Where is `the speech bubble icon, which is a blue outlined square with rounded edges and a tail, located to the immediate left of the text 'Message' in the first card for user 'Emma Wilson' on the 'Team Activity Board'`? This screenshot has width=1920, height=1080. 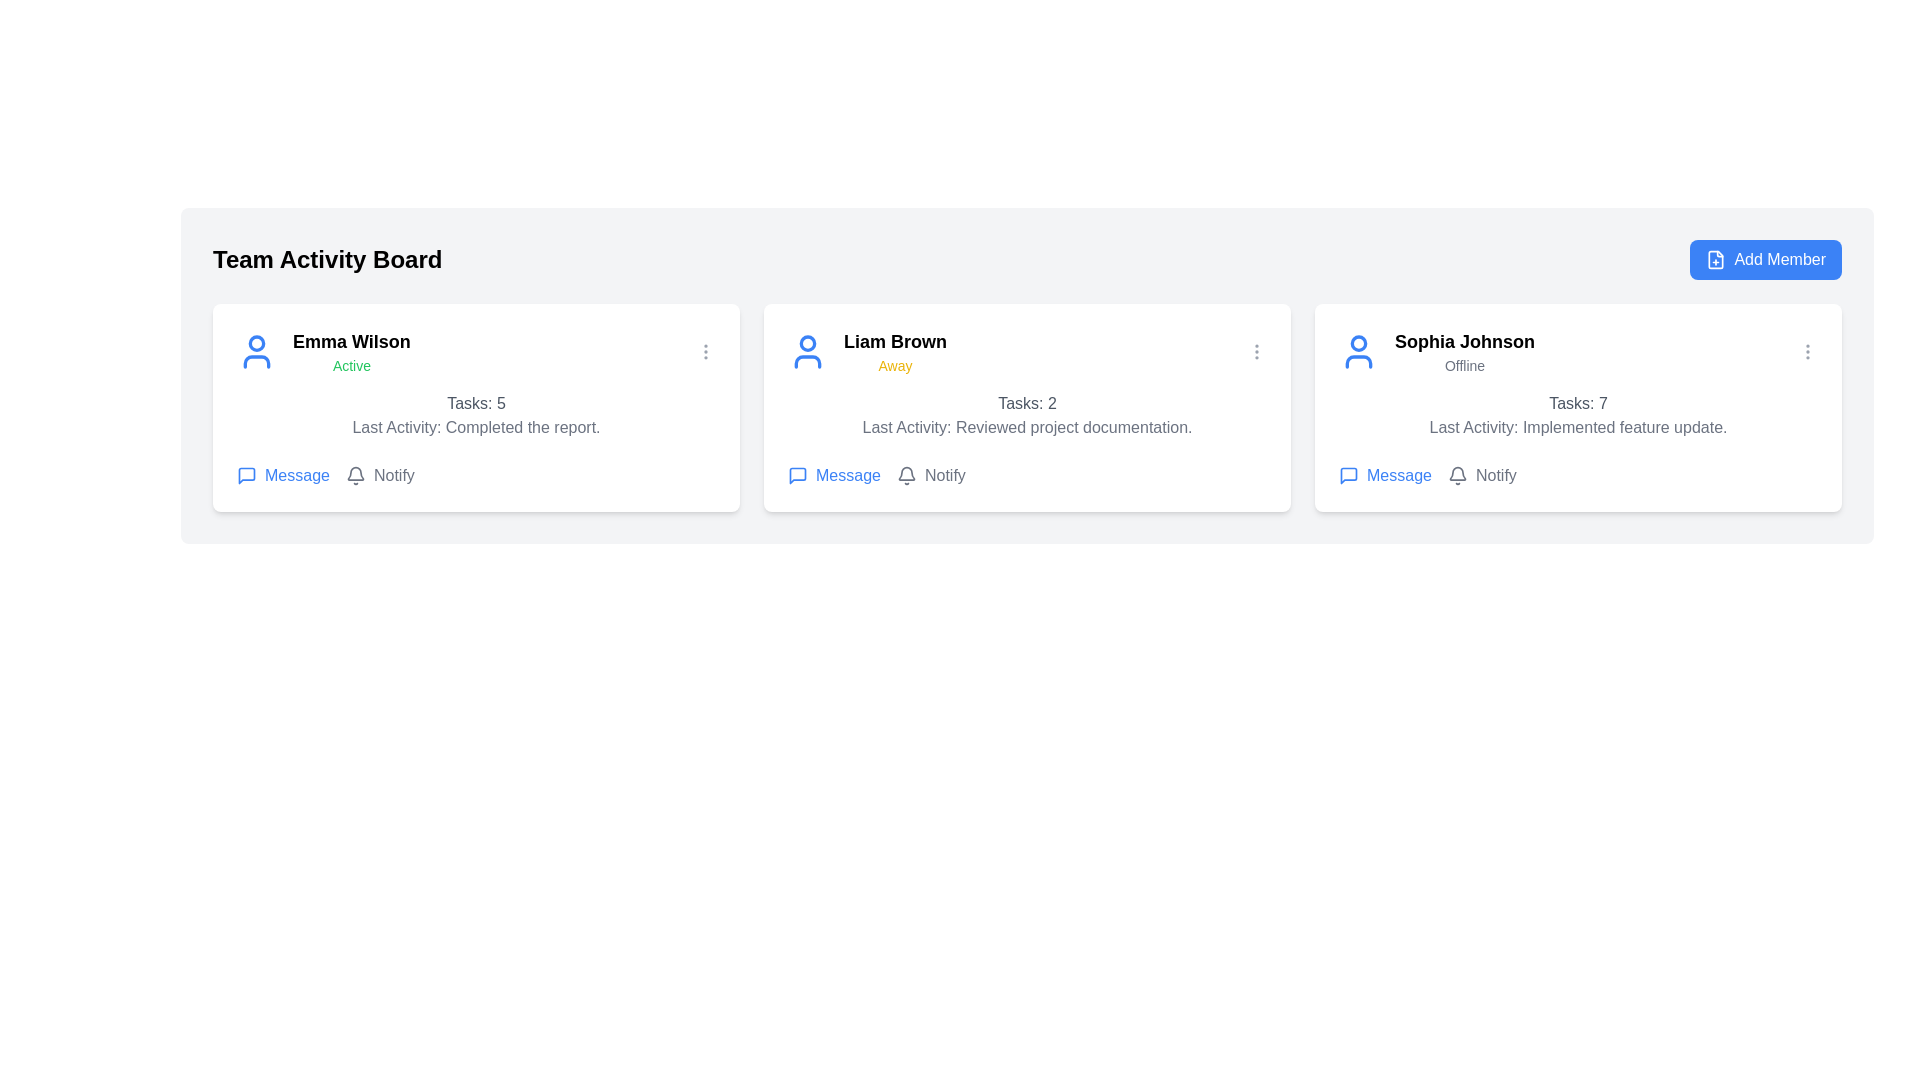 the speech bubble icon, which is a blue outlined square with rounded edges and a tail, located to the immediate left of the text 'Message' in the first card for user 'Emma Wilson' on the 'Team Activity Board' is located at coordinates (245, 475).